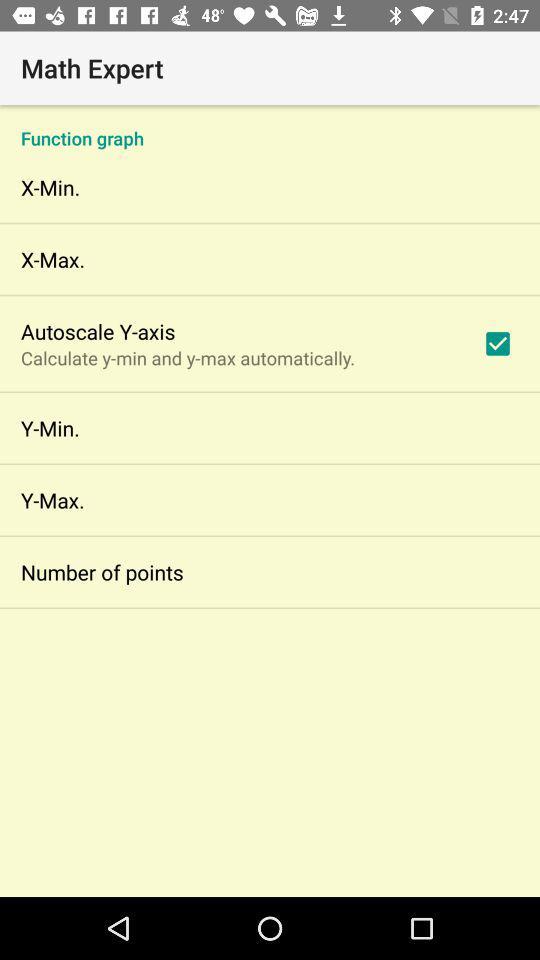  I want to click on app next to the calculate y min item, so click(496, 343).